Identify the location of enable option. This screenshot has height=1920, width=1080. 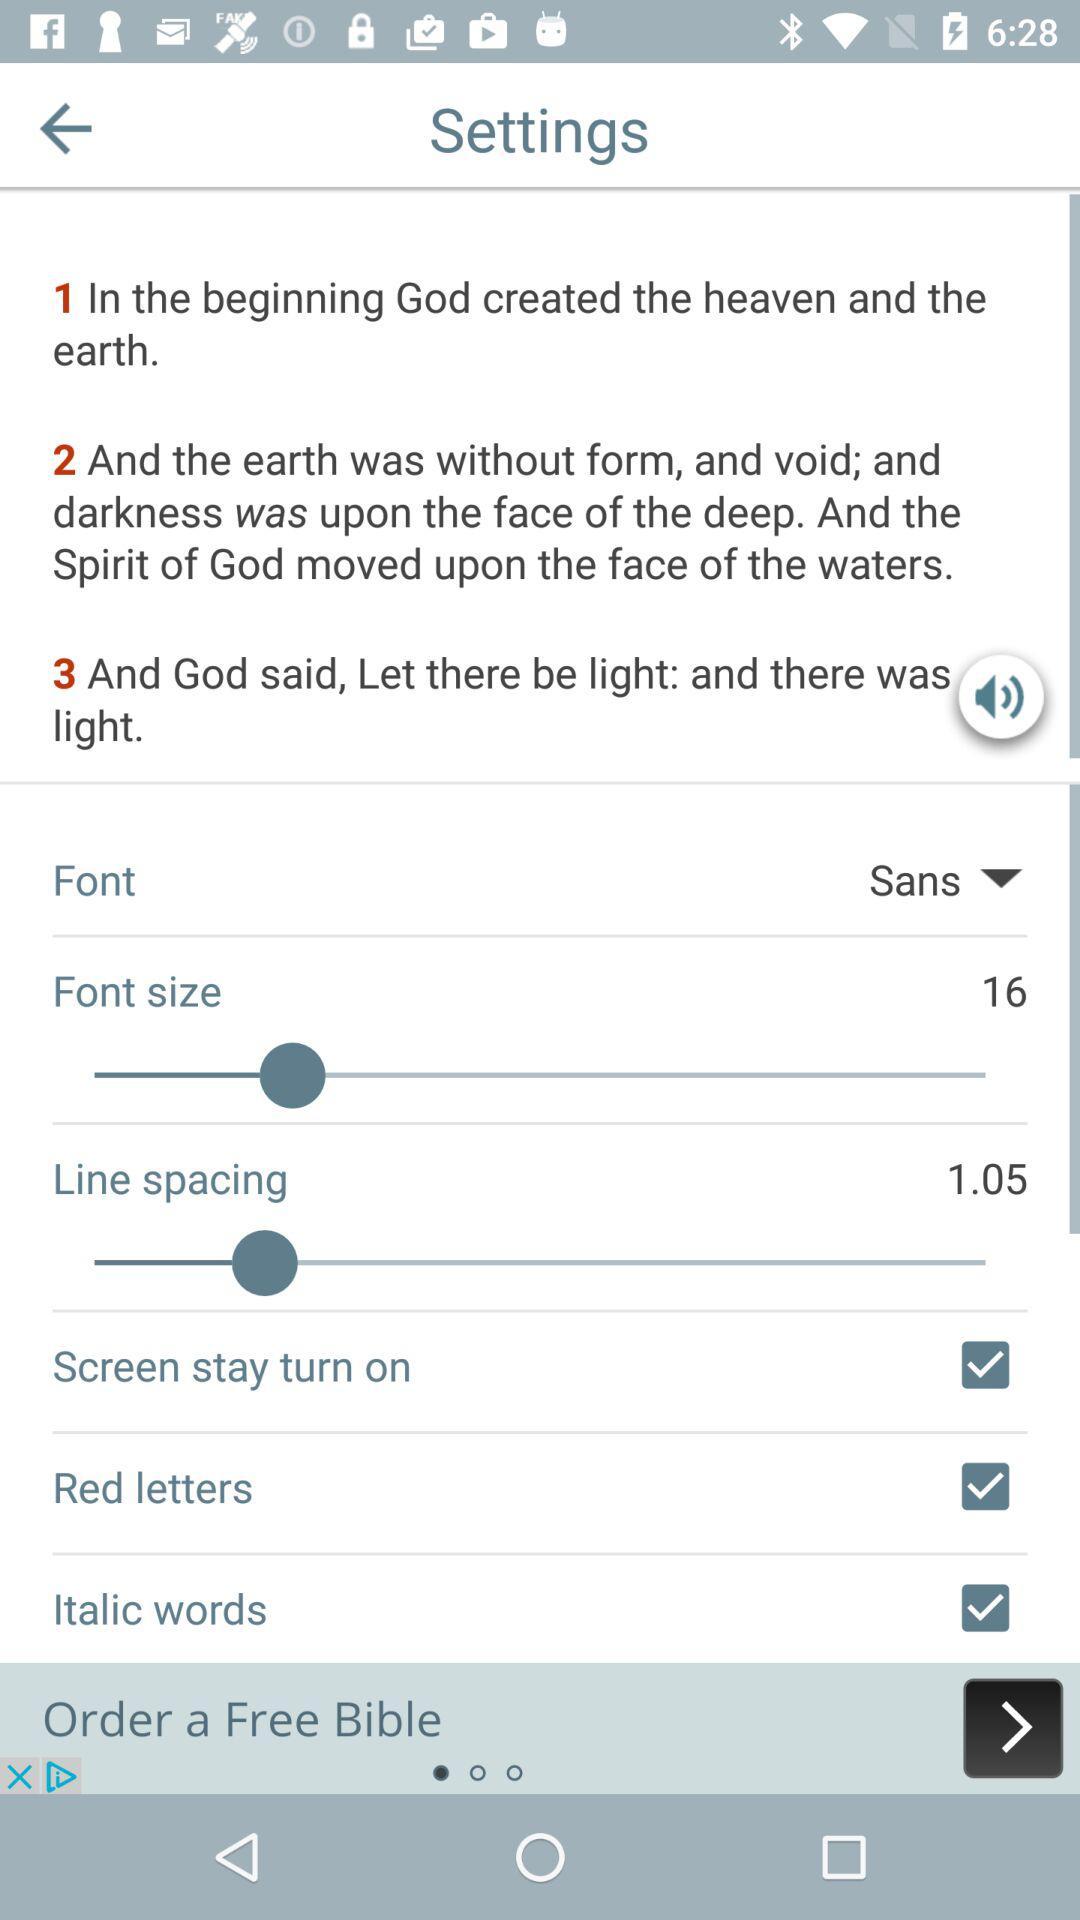
(984, 1363).